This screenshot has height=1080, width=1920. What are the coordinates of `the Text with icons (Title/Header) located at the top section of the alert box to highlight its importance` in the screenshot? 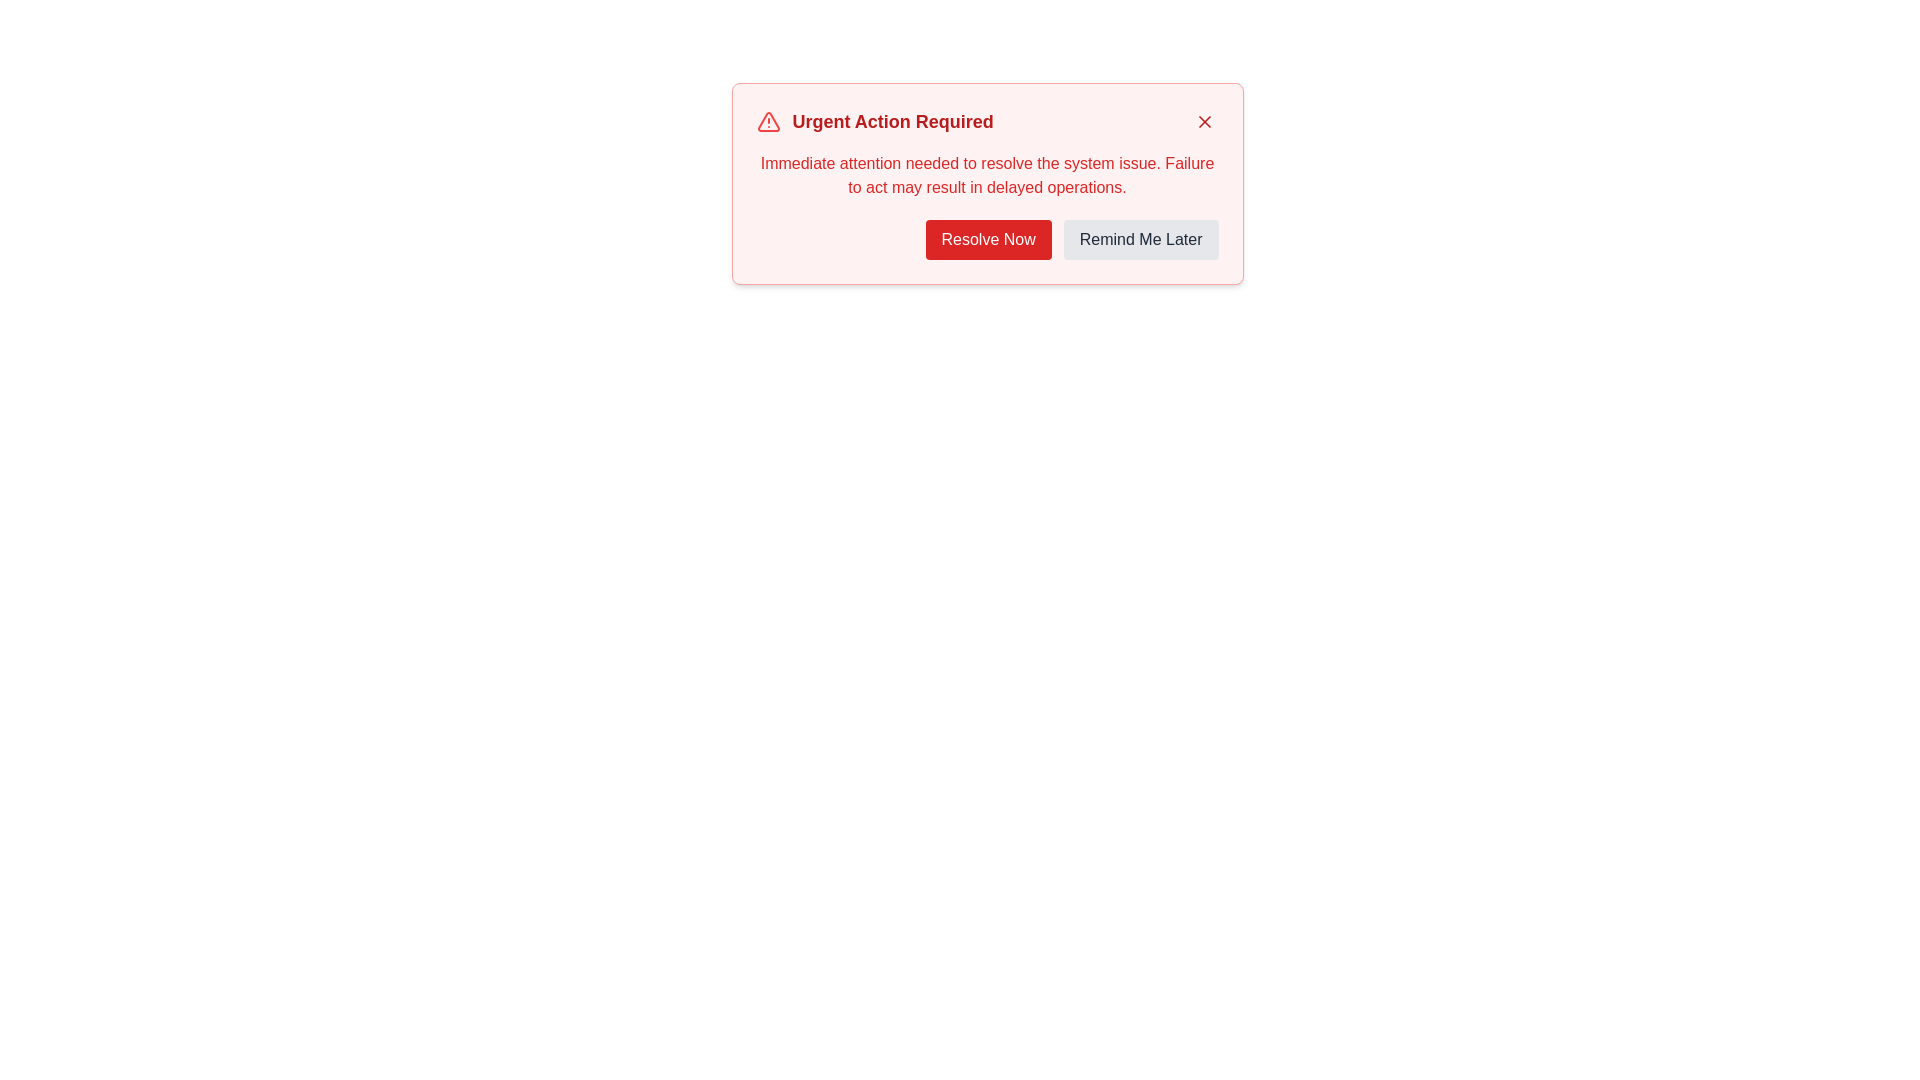 It's located at (987, 122).